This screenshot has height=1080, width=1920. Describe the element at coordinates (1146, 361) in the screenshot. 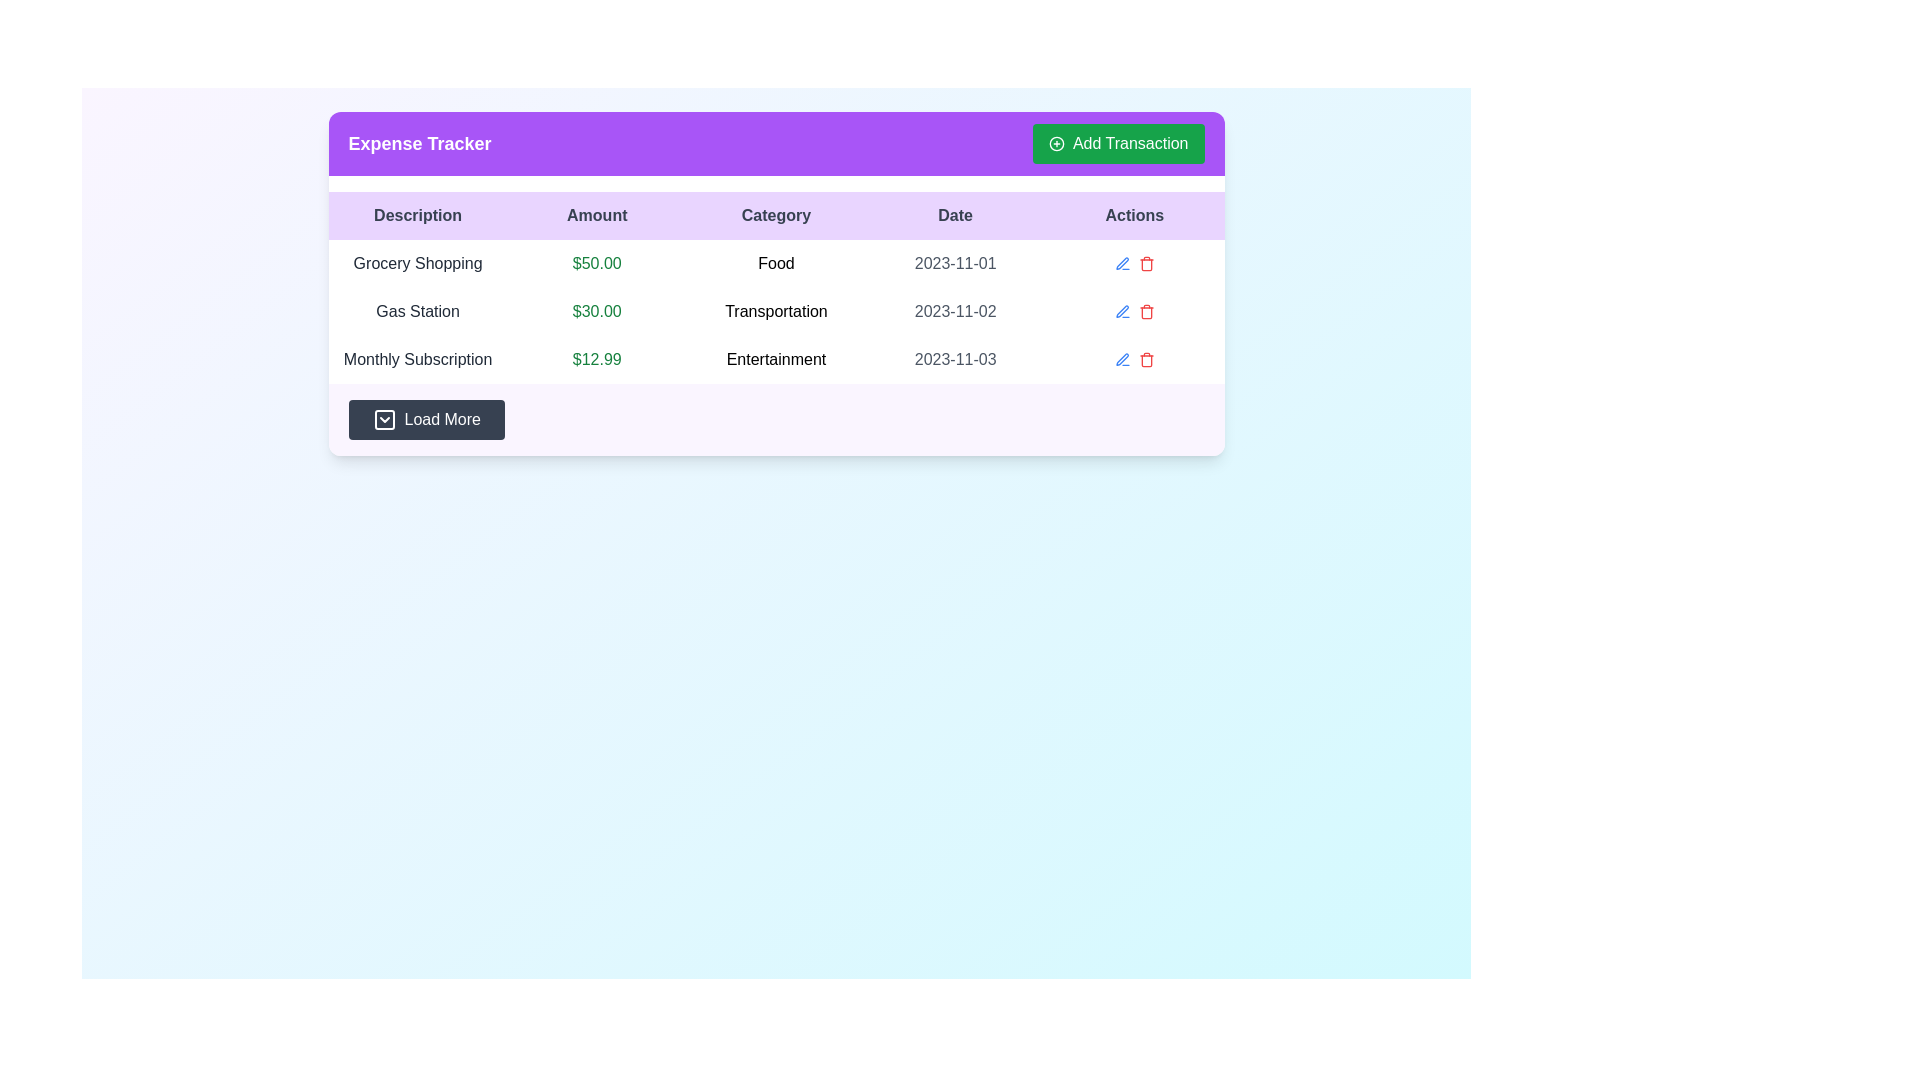

I see `the trash can icon located in the 'Actions' column of the last row of the transaction table to initiate a delete action` at that location.